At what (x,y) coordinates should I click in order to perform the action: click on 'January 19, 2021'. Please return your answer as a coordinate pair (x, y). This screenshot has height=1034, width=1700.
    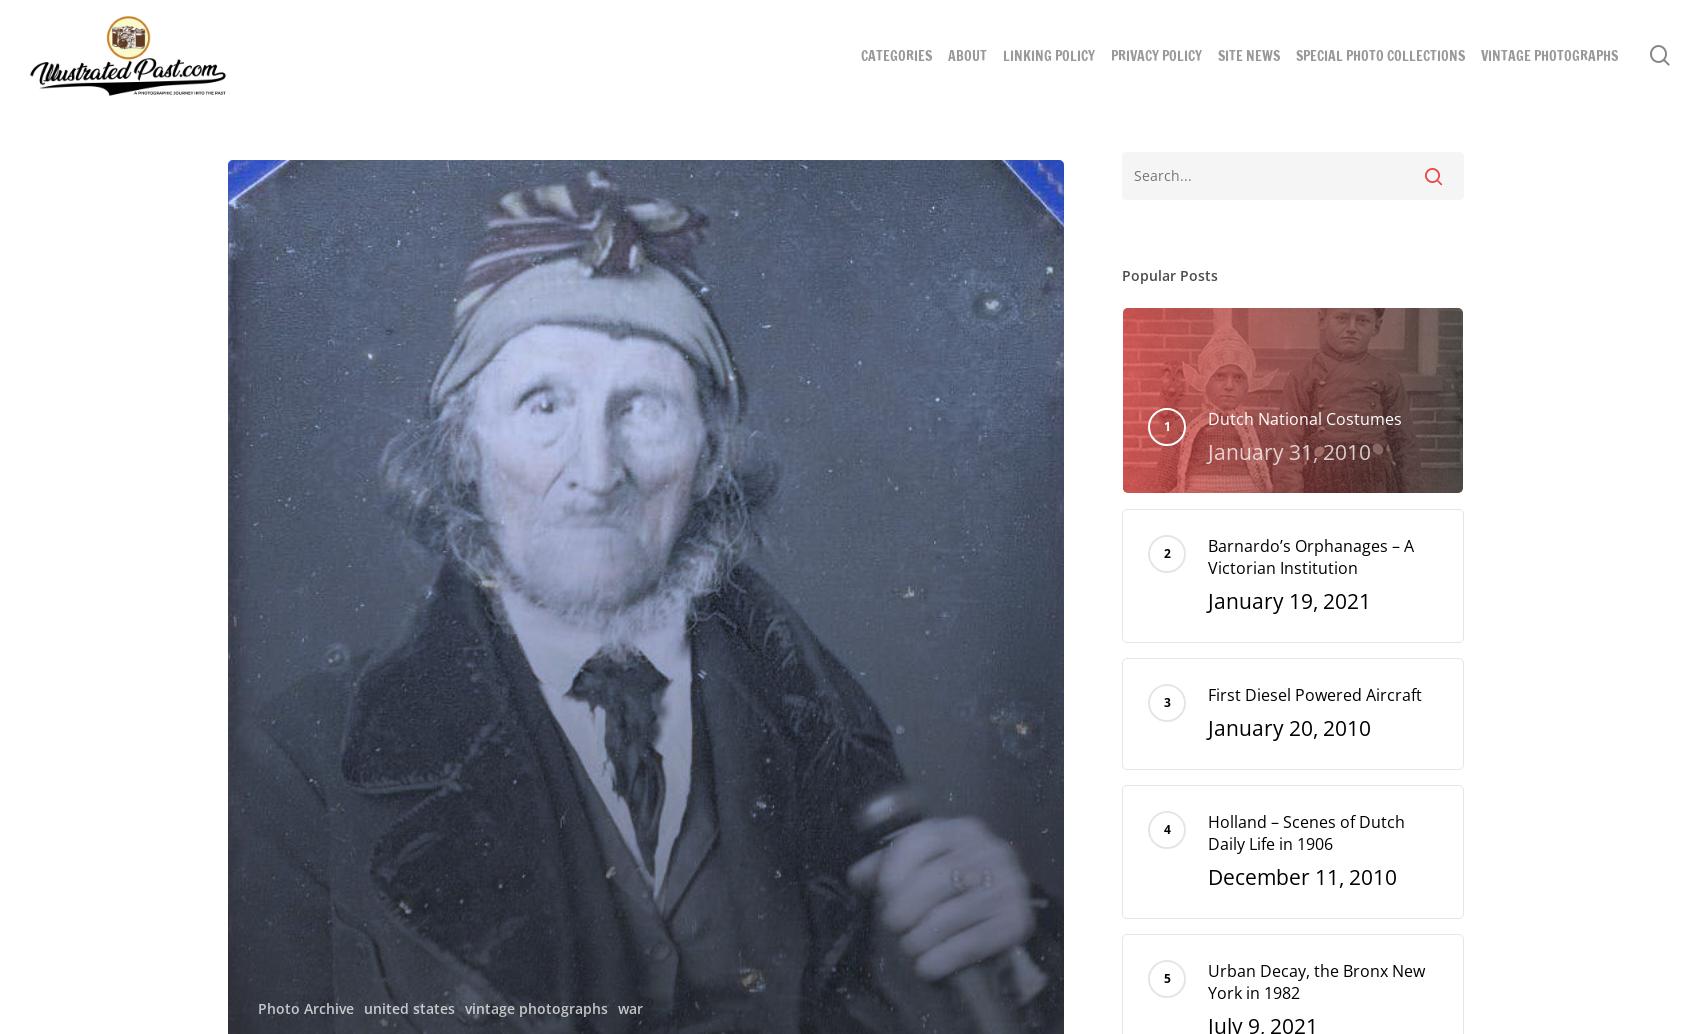
    Looking at the image, I should click on (1289, 600).